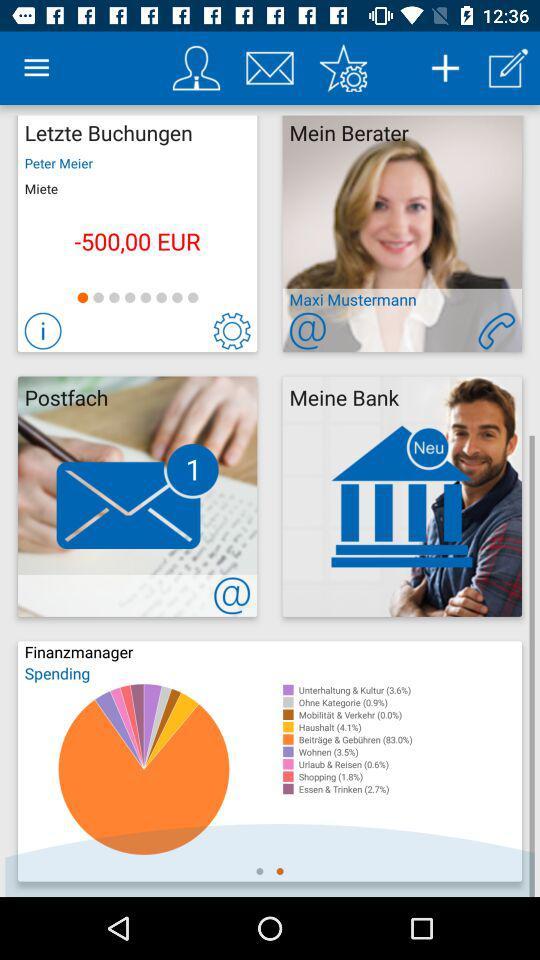 The width and height of the screenshot is (540, 960). Describe the element at coordinates (495, 331) in the screenshot. I see `contact option` at that location.